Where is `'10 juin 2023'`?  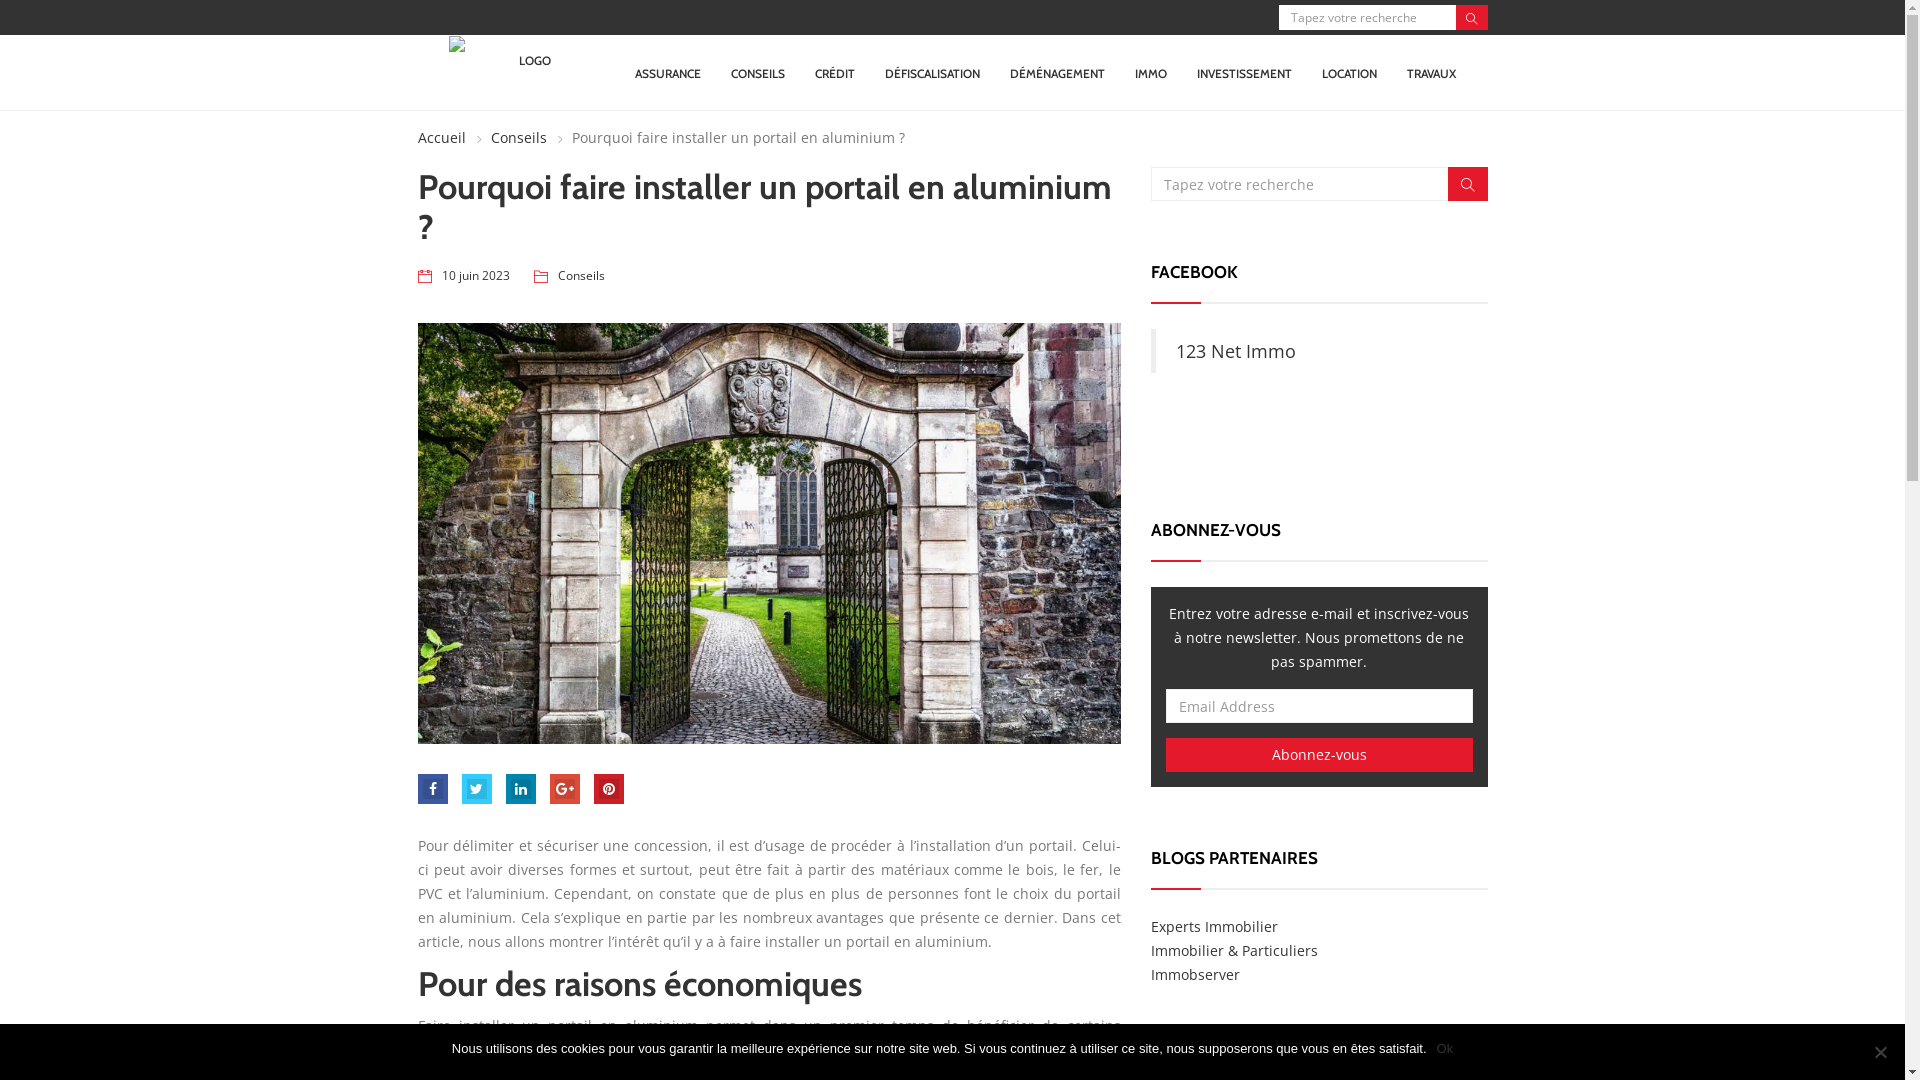
'10 juin 2023' is located at coordinates (474, 276).